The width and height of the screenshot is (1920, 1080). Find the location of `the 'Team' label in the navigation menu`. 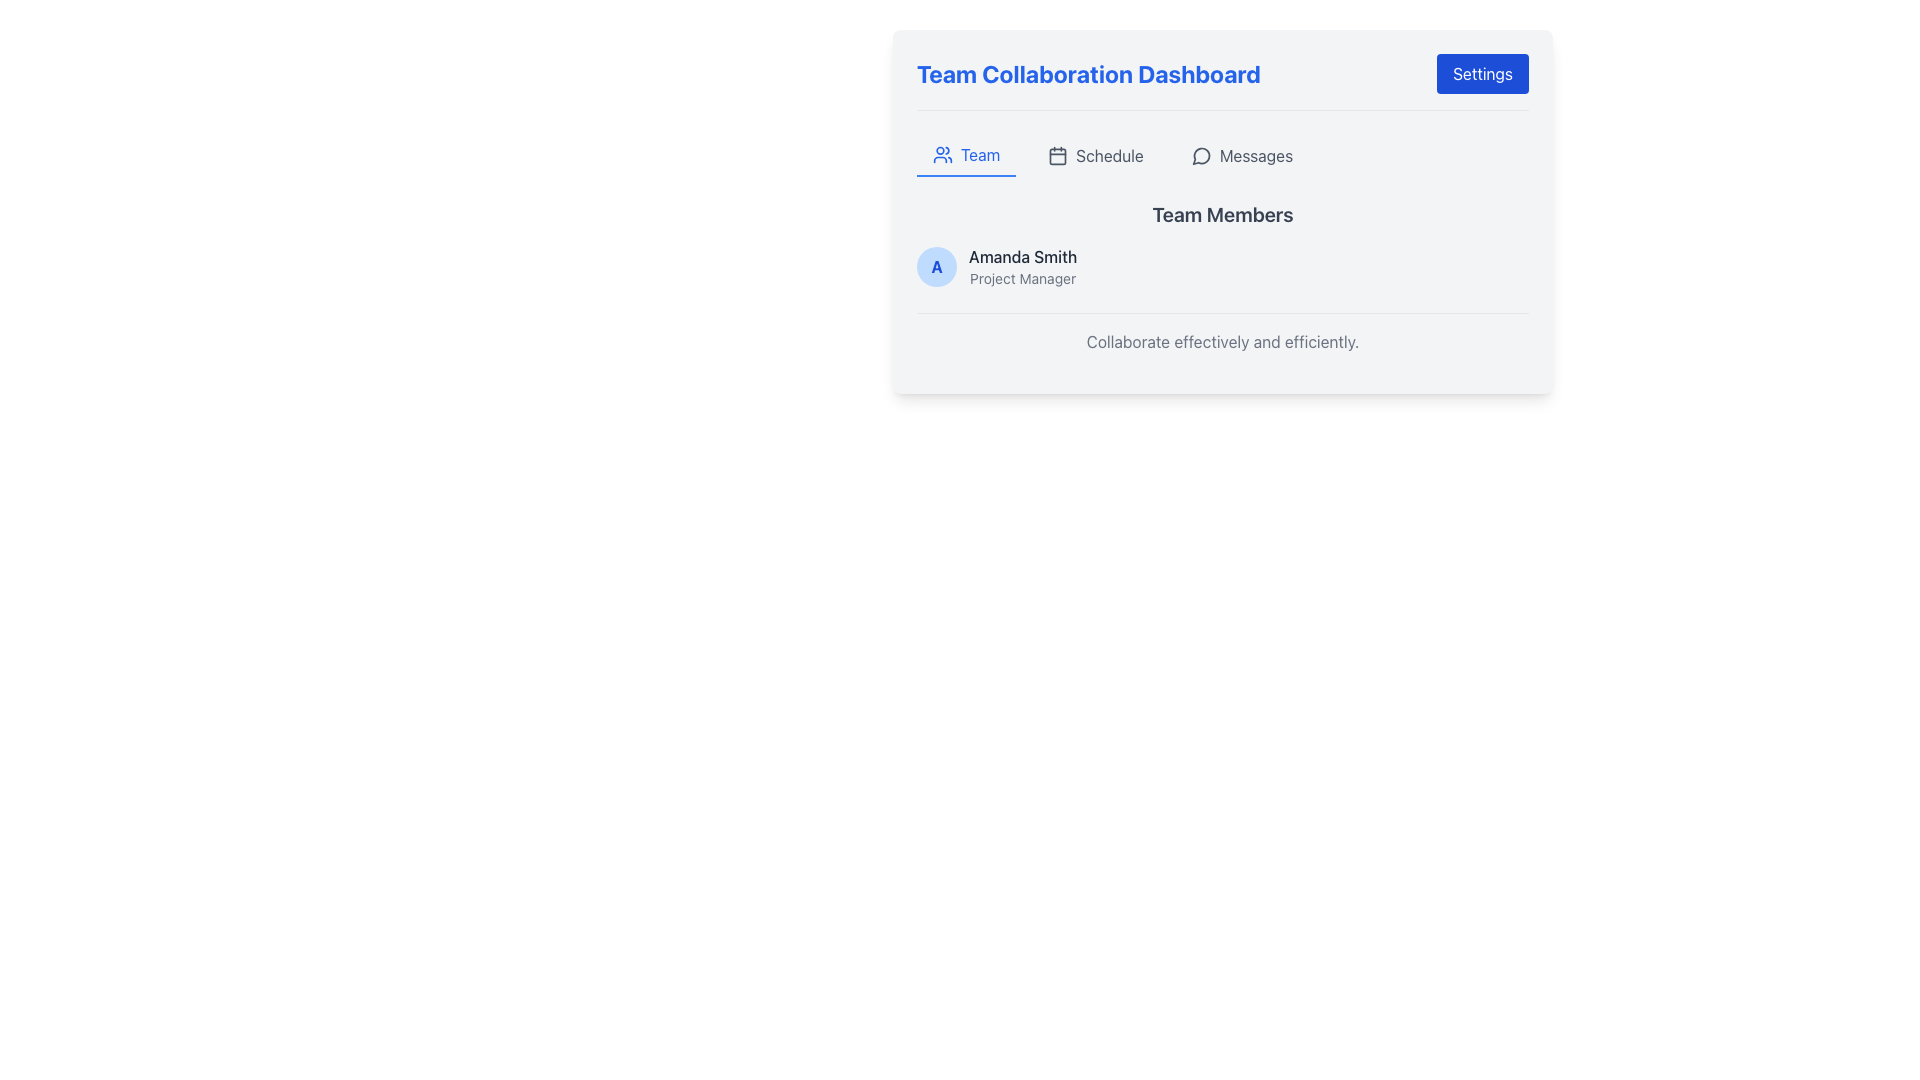

the 'Team' label in the navigation menu is located at coordinates (980, 153).